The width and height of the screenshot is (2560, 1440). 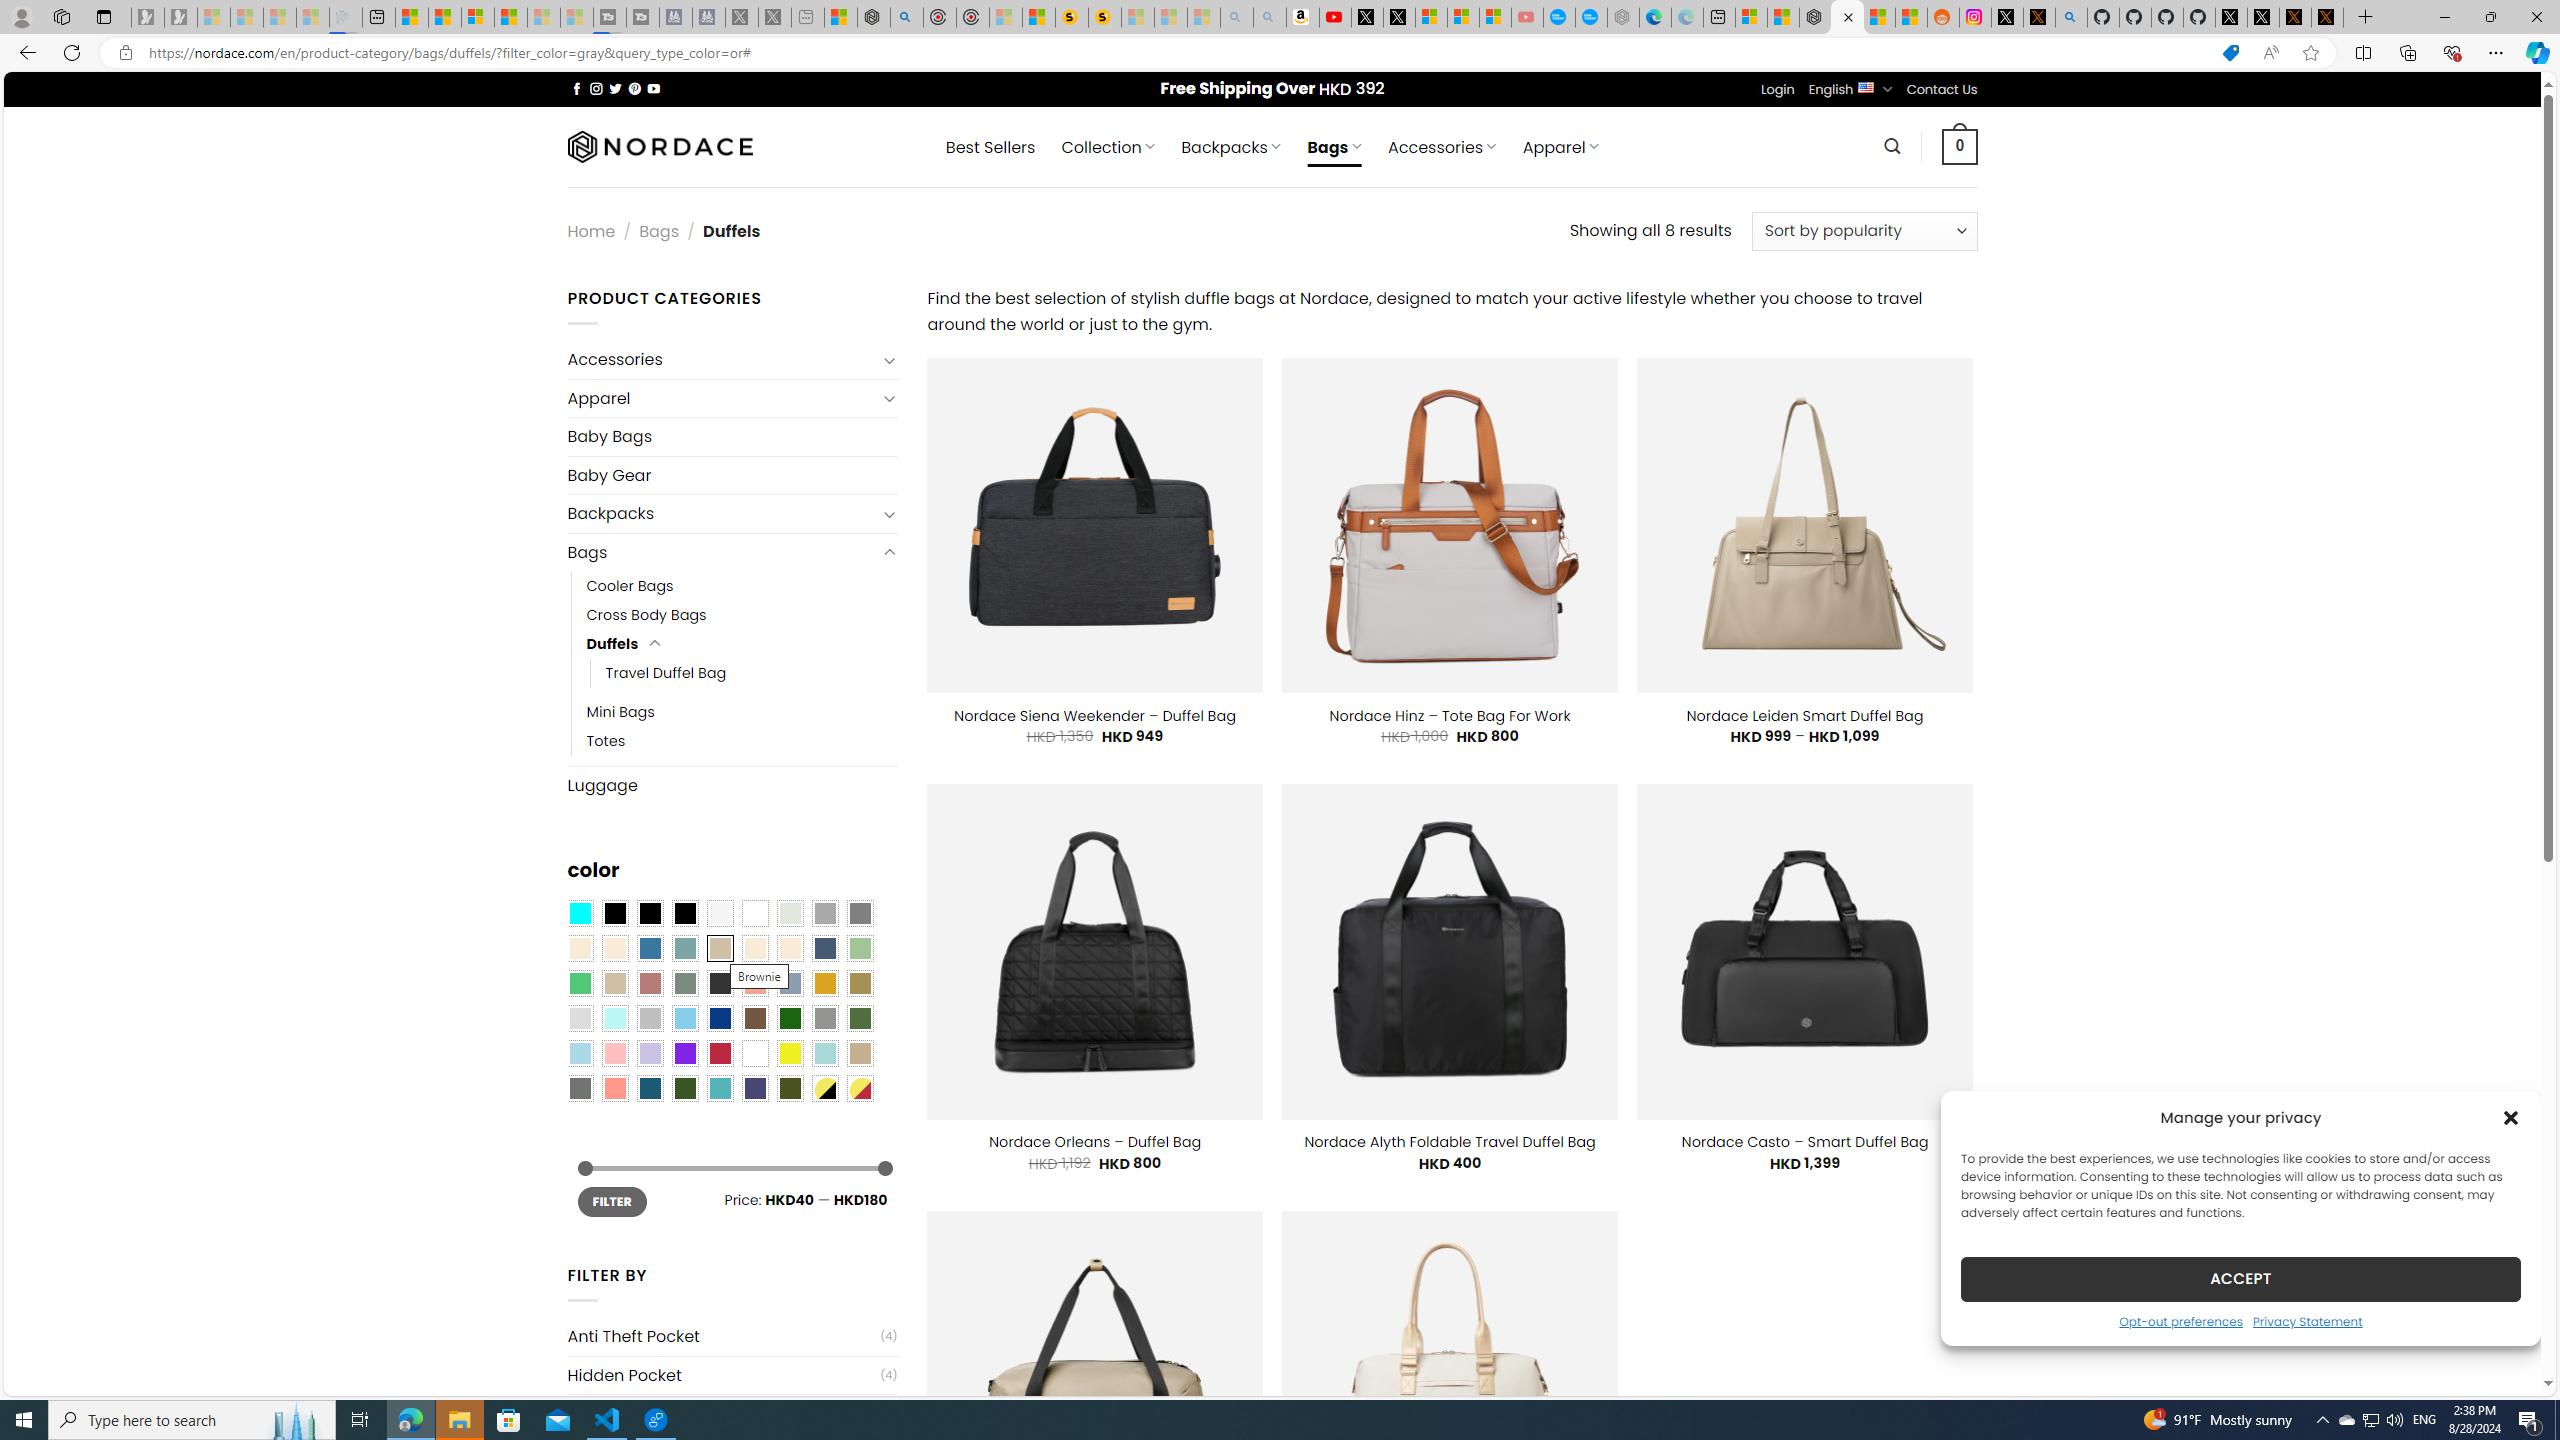 I want to click on 'Yellow', so click(x=790, y=1053).